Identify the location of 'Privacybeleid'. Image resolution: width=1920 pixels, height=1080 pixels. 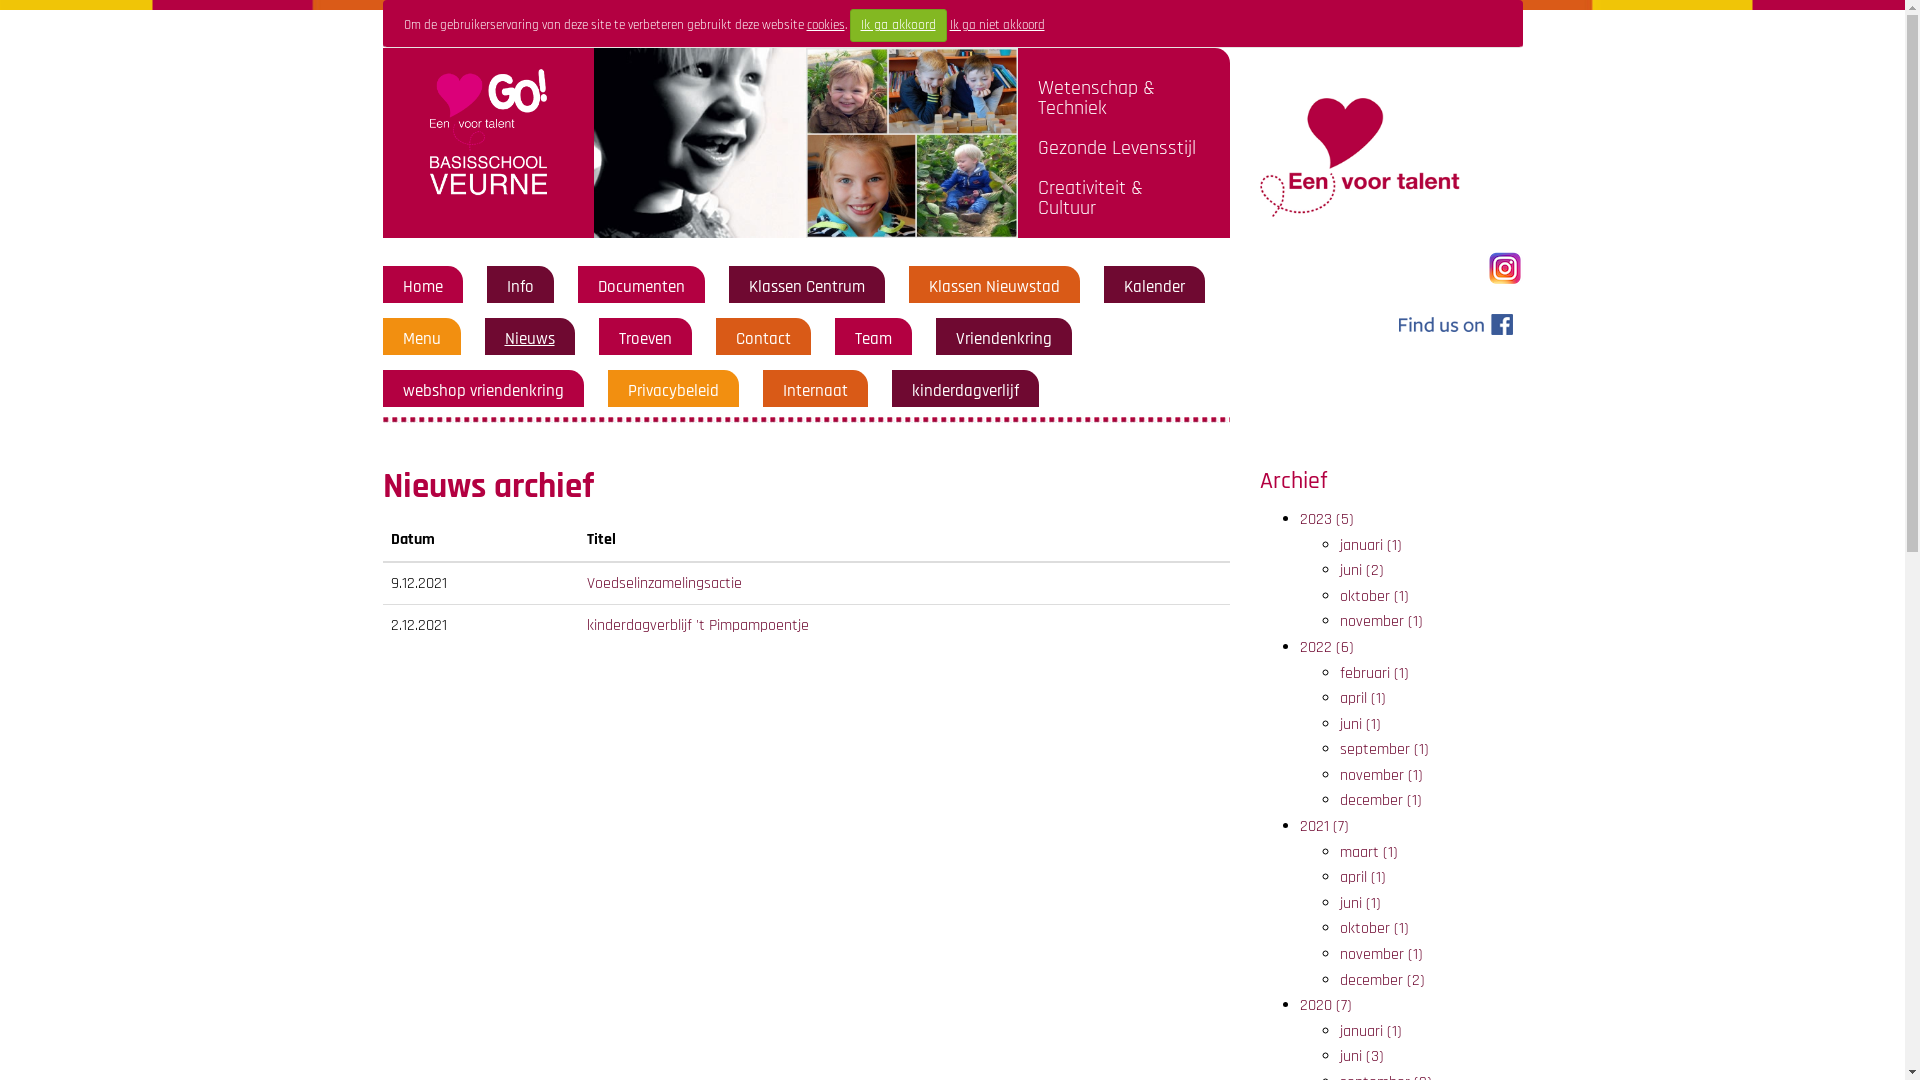
(673, 390).